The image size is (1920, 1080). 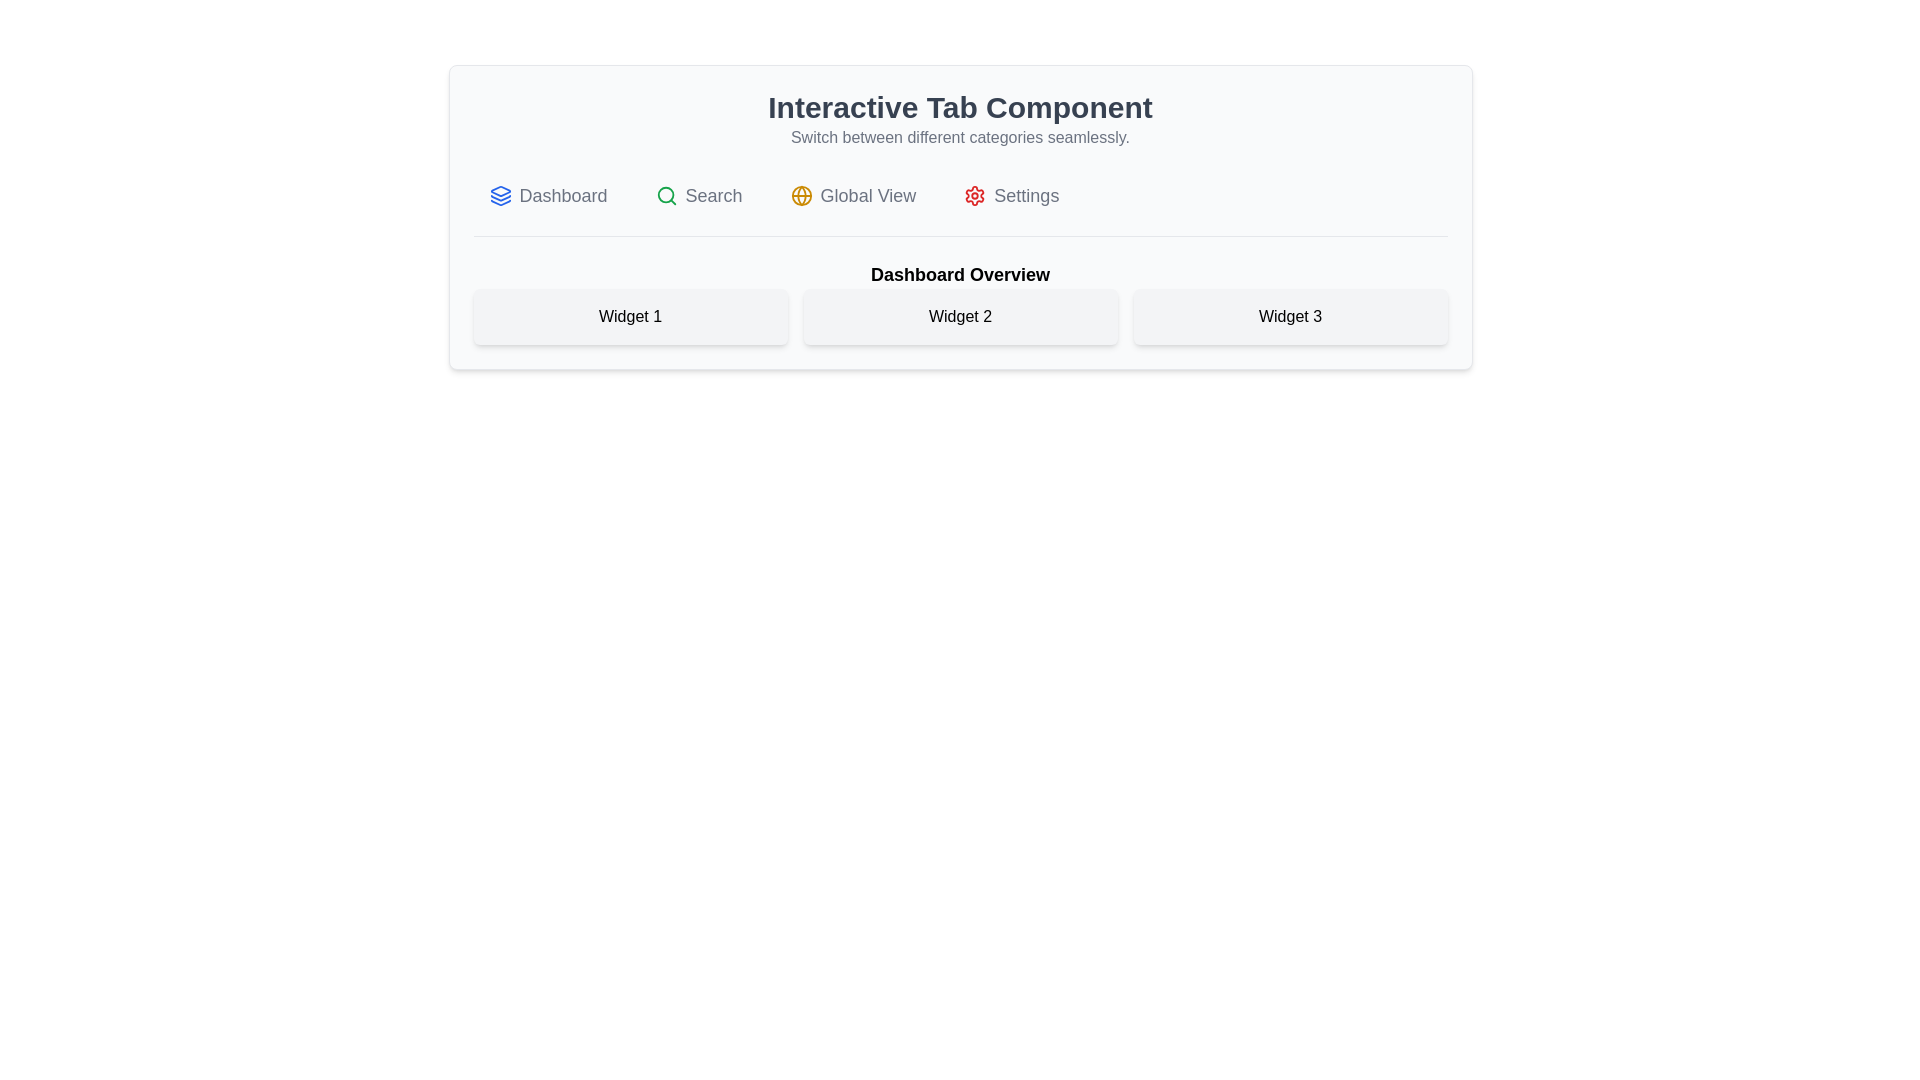 What do you see at coordinates (960, 119) in the screenshot?
I see `text from the Header or Title block that combines a main heading 'Interactive Tab Component' and a subtitle 'Switch between different categories seamlessly.'` at bounding box center [960, 119].